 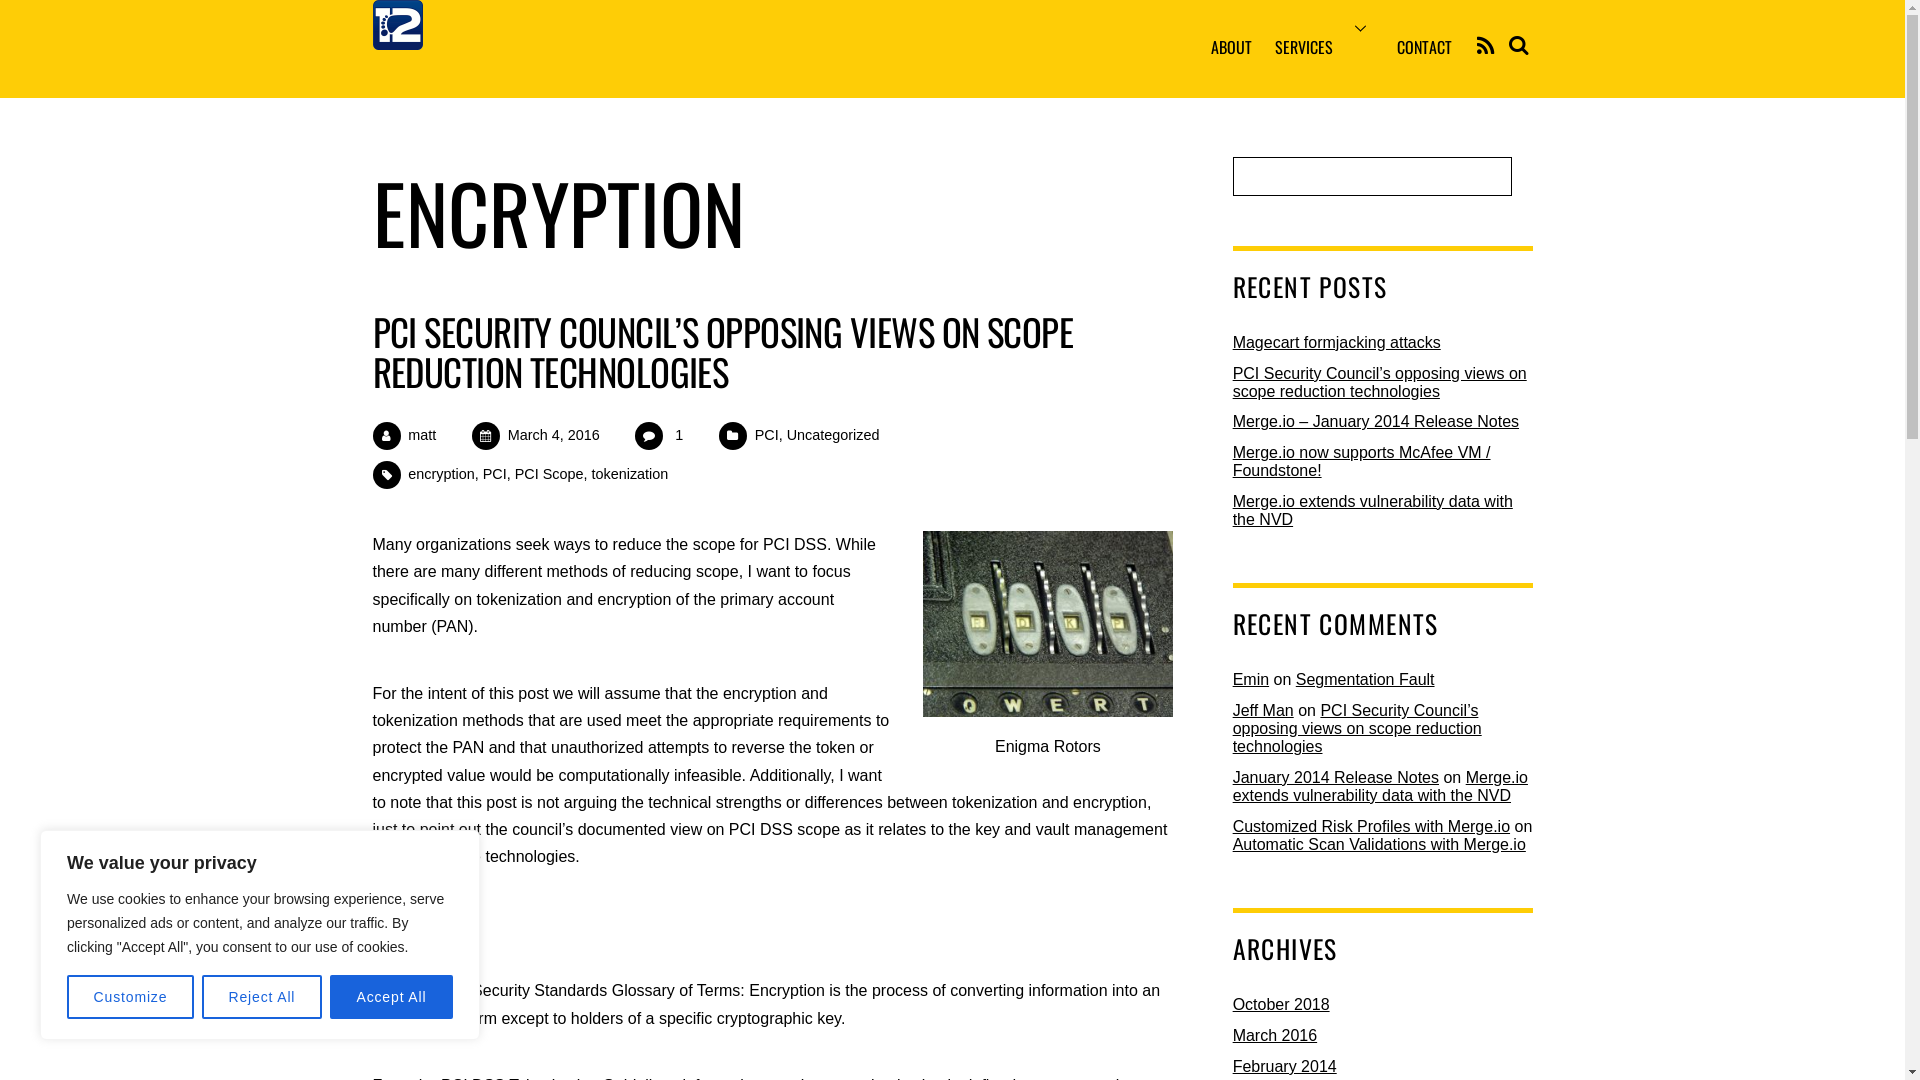 What do you see at coordinates (1262, 709) in the screenshot?
I see `'Jeff Man'` at bounding box center [1262, 709].